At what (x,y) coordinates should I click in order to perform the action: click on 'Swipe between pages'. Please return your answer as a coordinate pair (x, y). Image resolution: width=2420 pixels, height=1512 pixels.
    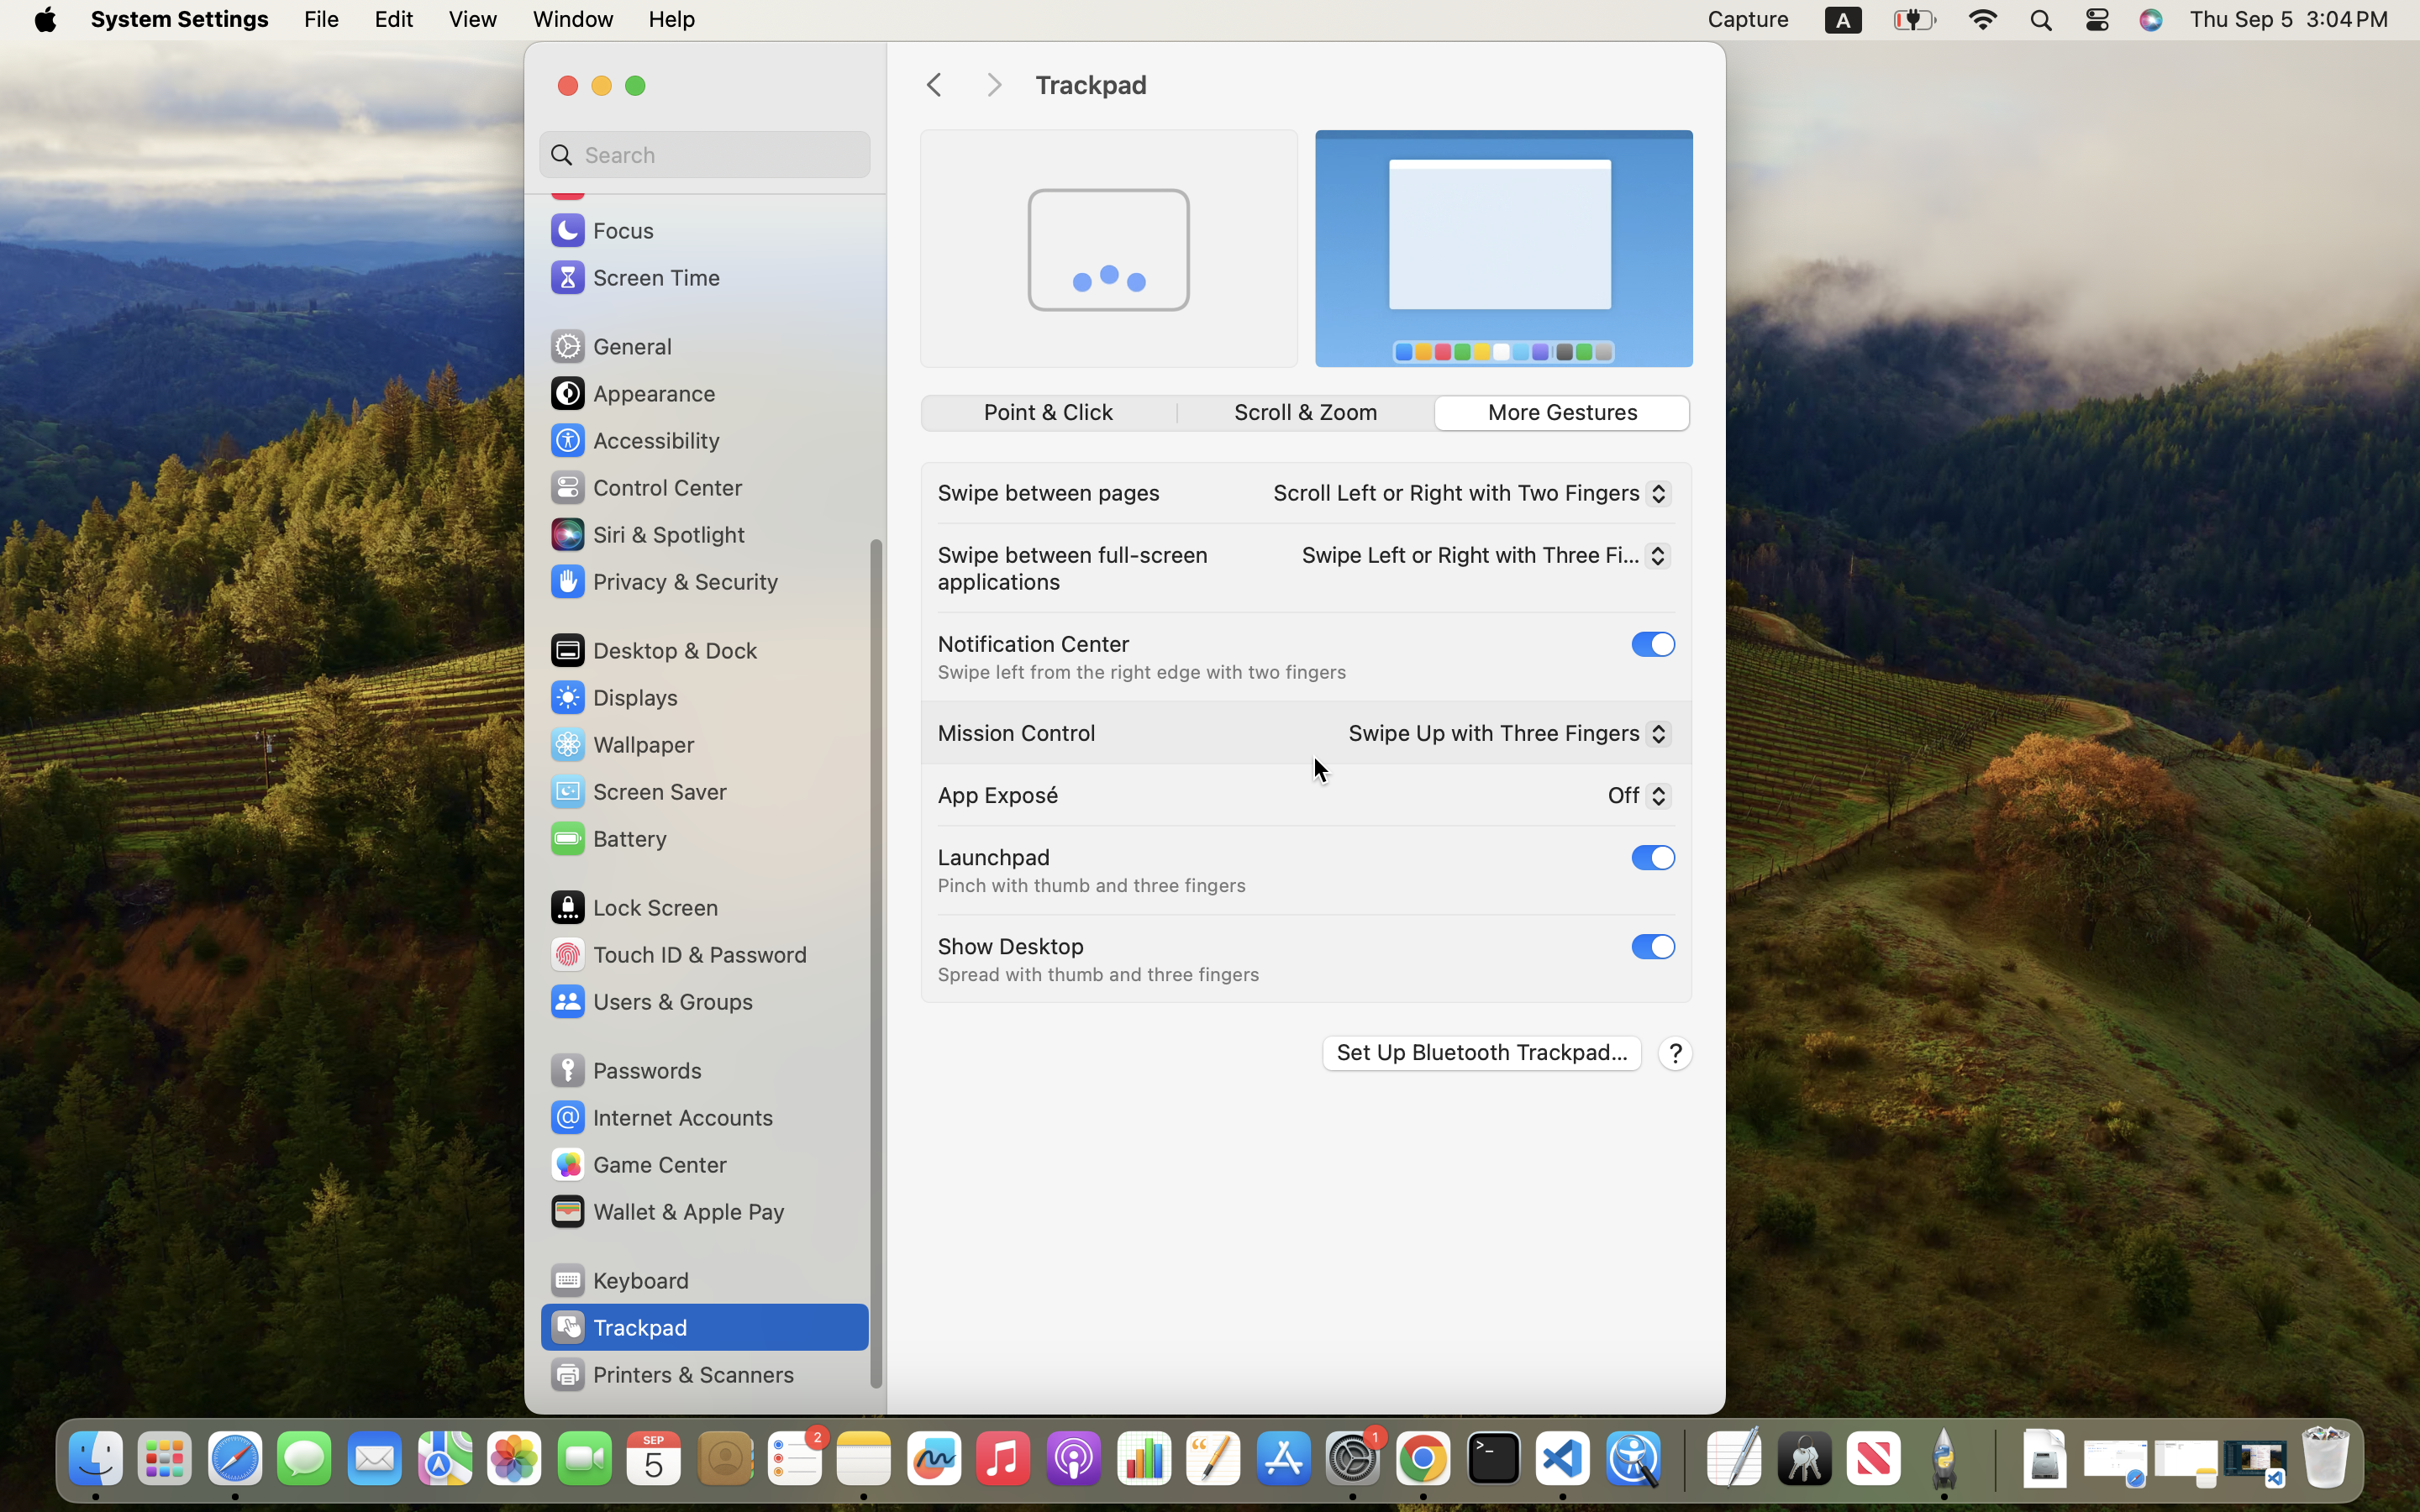
    Looking at the image, I should click on (1048, 491).